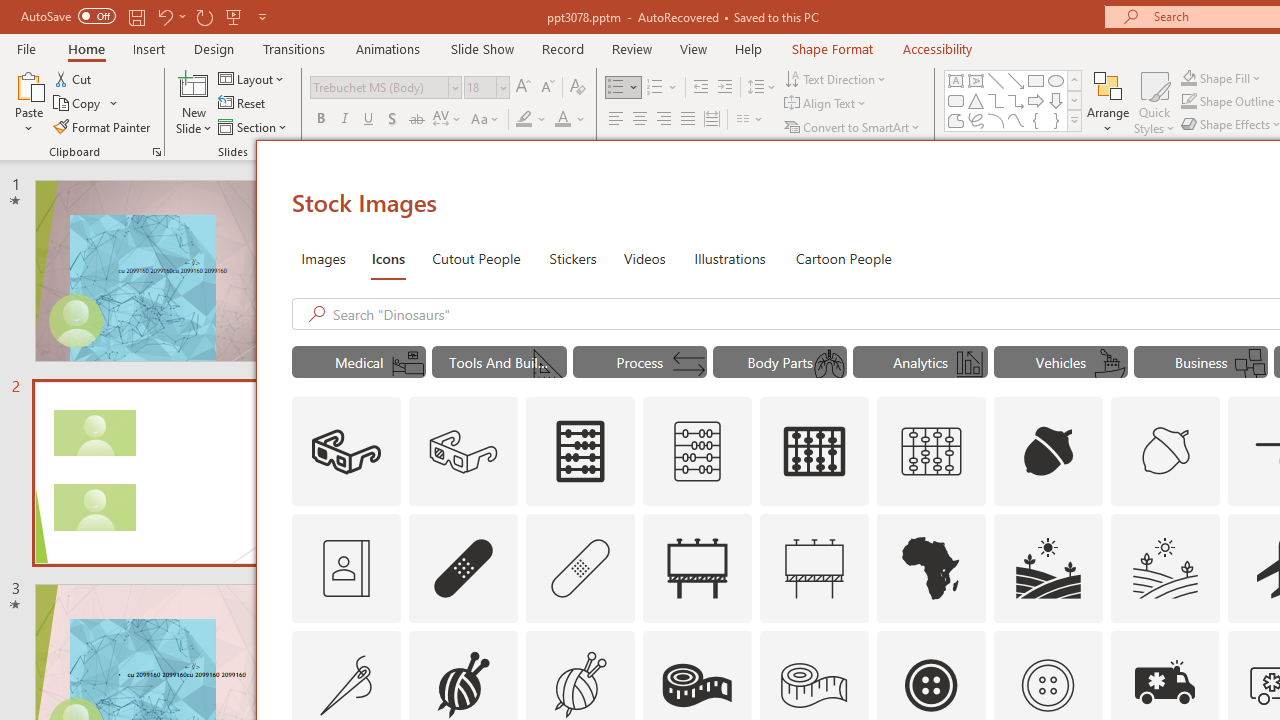  What do you see at coordinates (697, 452) in the screenshot?
I see `'AutomationID: Icons_Abacus_M'` at bounding box center [697, 452].